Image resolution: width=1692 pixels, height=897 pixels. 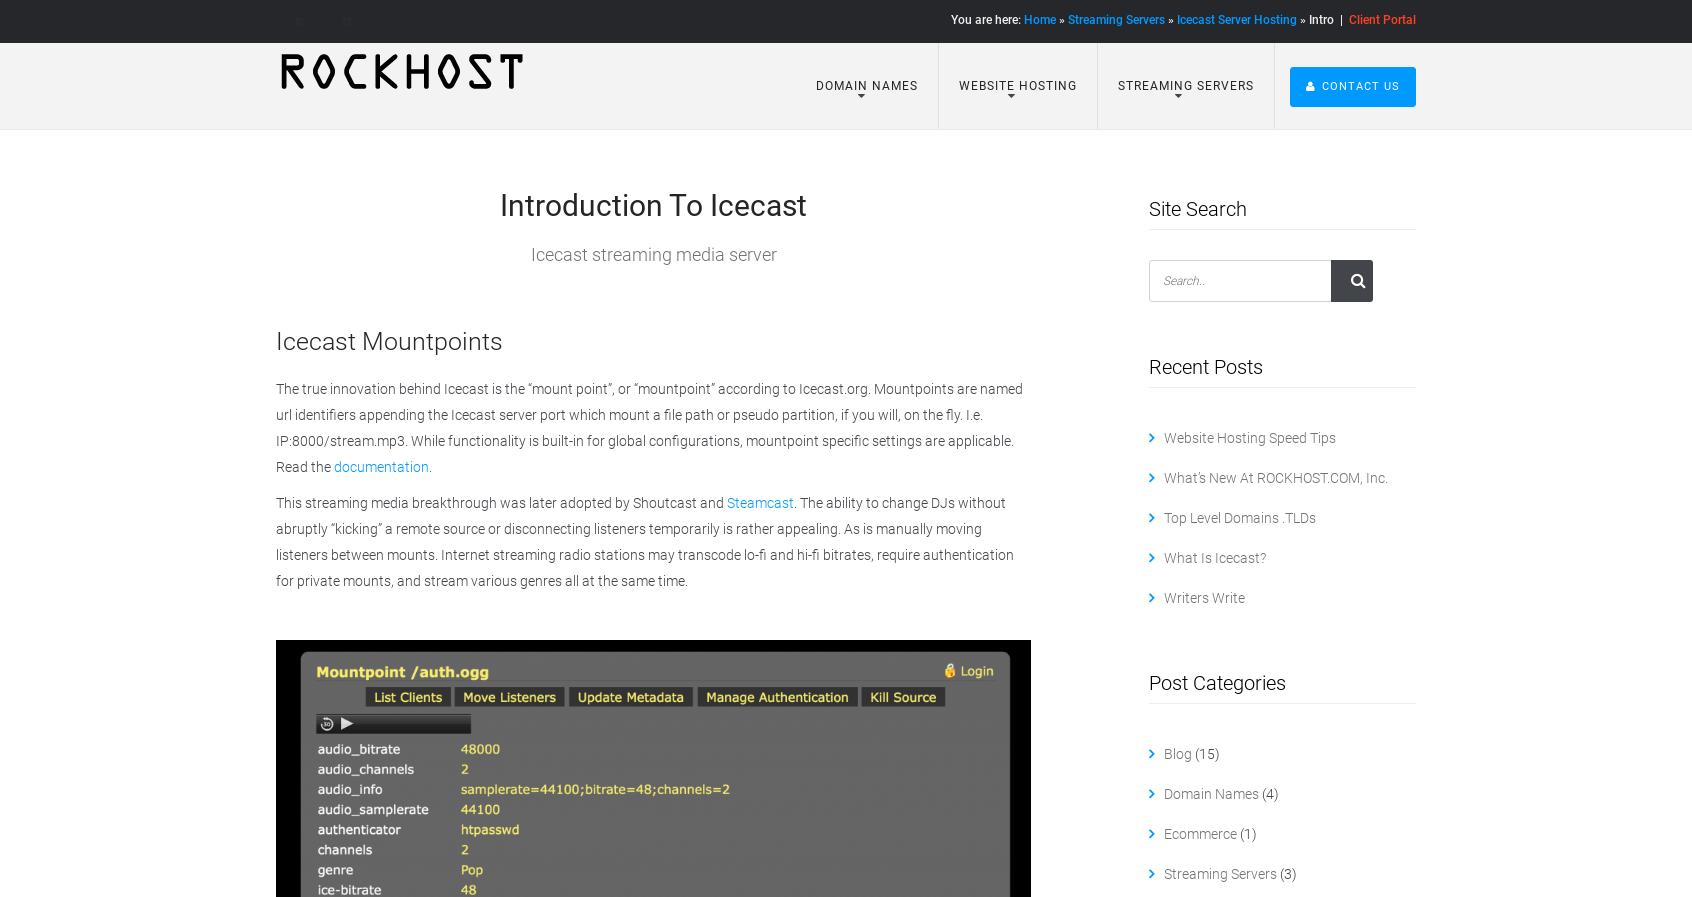 I want to click on 'Ecommerce', so click(x=1198, y=834).